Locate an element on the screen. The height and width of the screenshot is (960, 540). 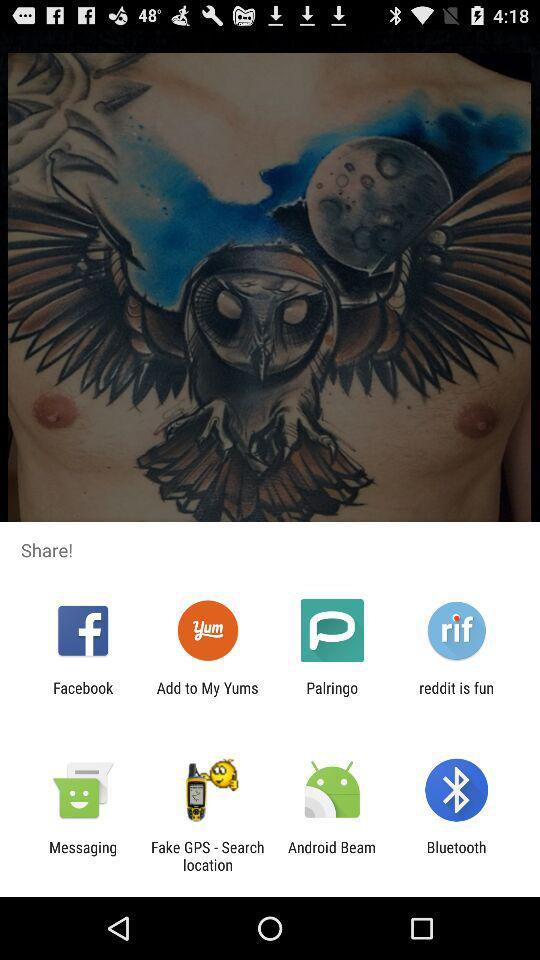
fake gps search item is located at coordinates (206, 855).